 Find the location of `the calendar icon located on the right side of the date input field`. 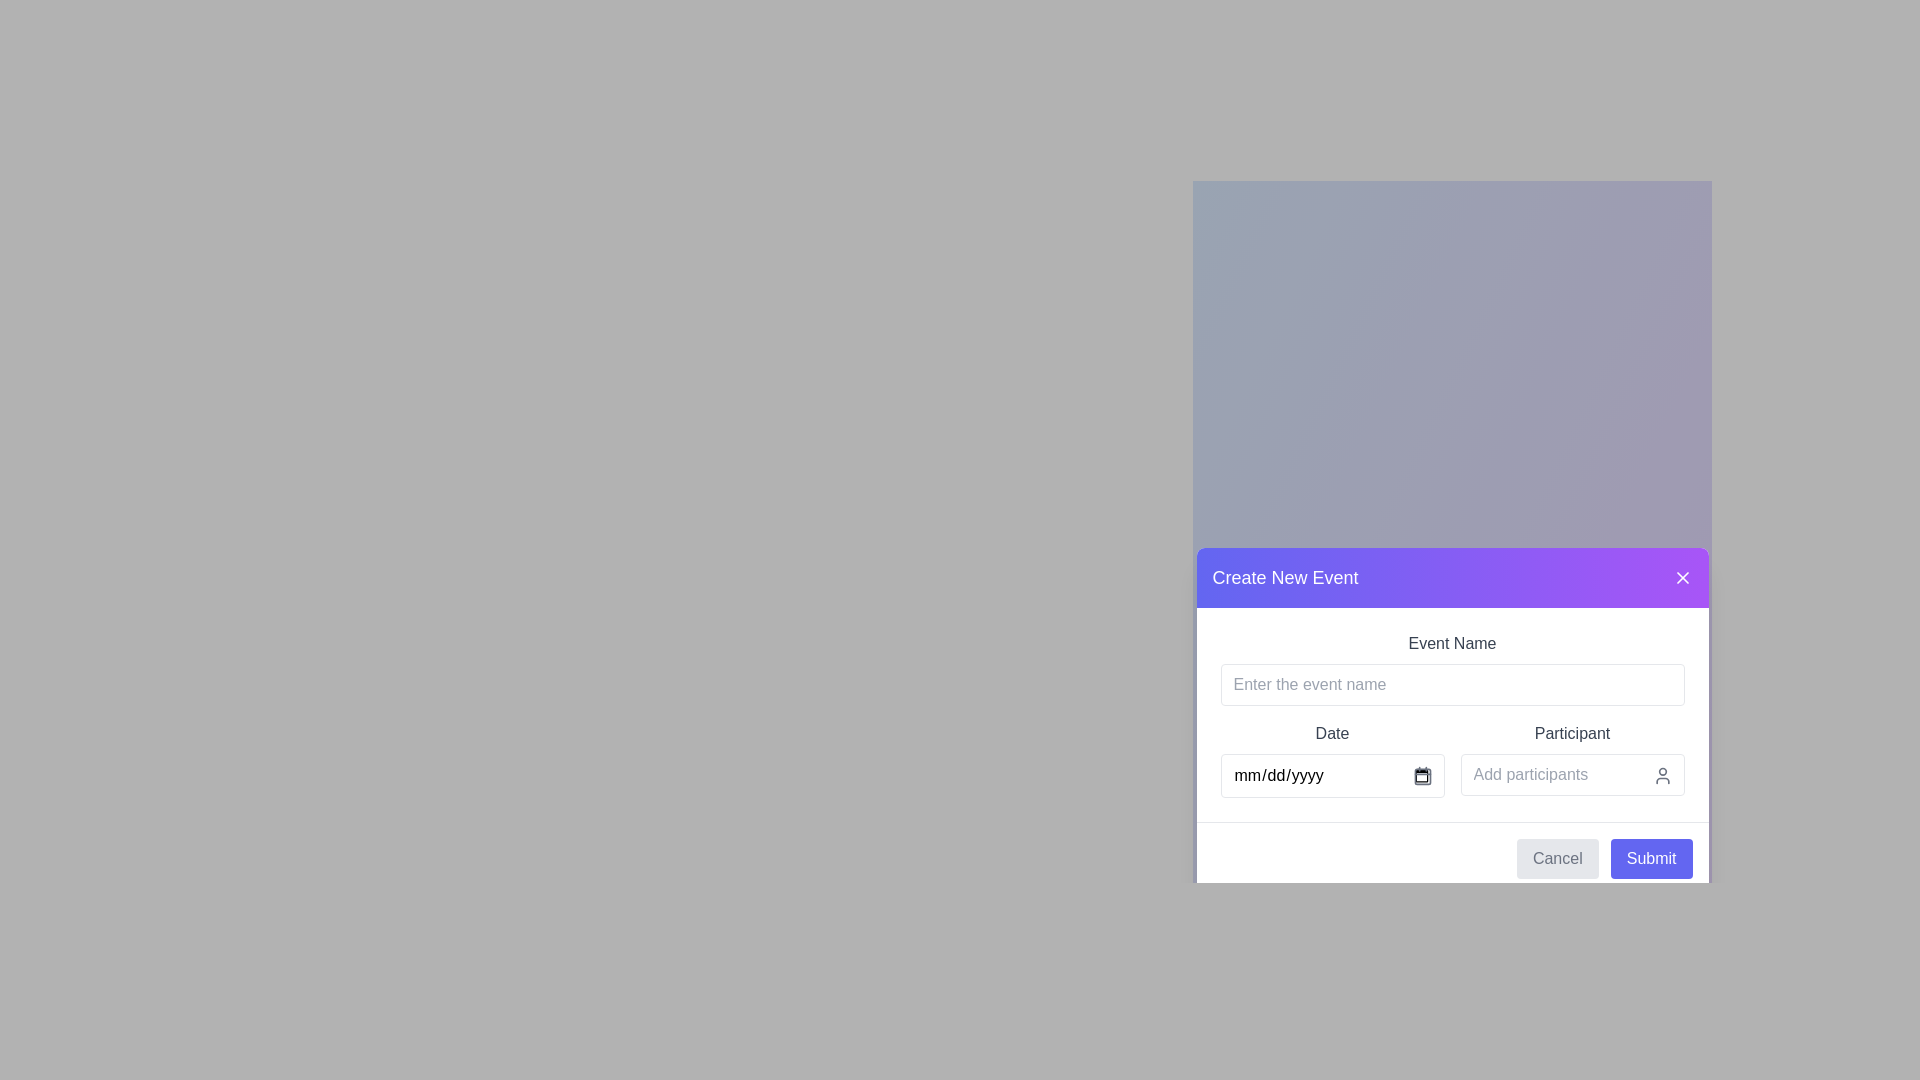

the calendar icon located on the right side of the date input field is located at coordinates (1421, 774).